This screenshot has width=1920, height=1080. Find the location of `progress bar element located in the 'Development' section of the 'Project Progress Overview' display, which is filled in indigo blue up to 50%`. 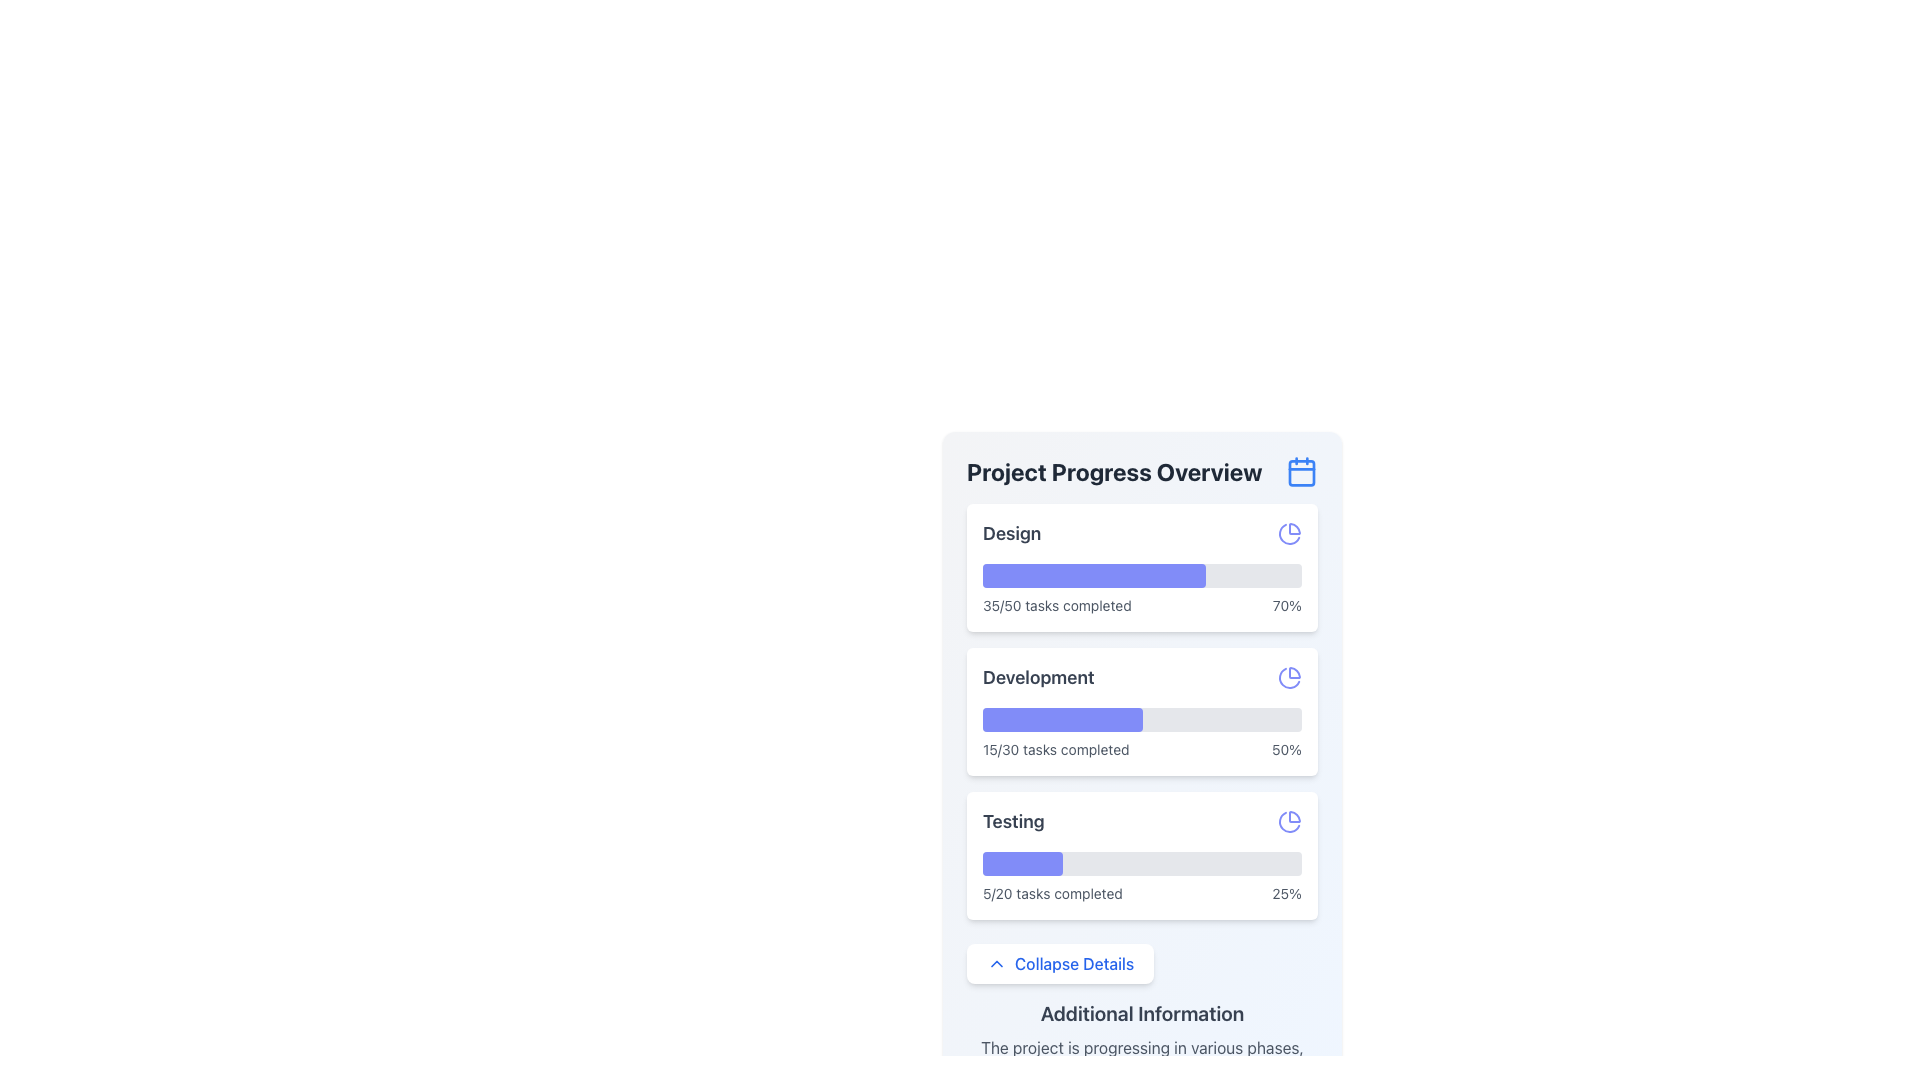

progress bar element located in the 'Development' section of the 'Project Progress Overview' display, which is filled in indigo blue up to 50% is located at coordinates (1142, 720).